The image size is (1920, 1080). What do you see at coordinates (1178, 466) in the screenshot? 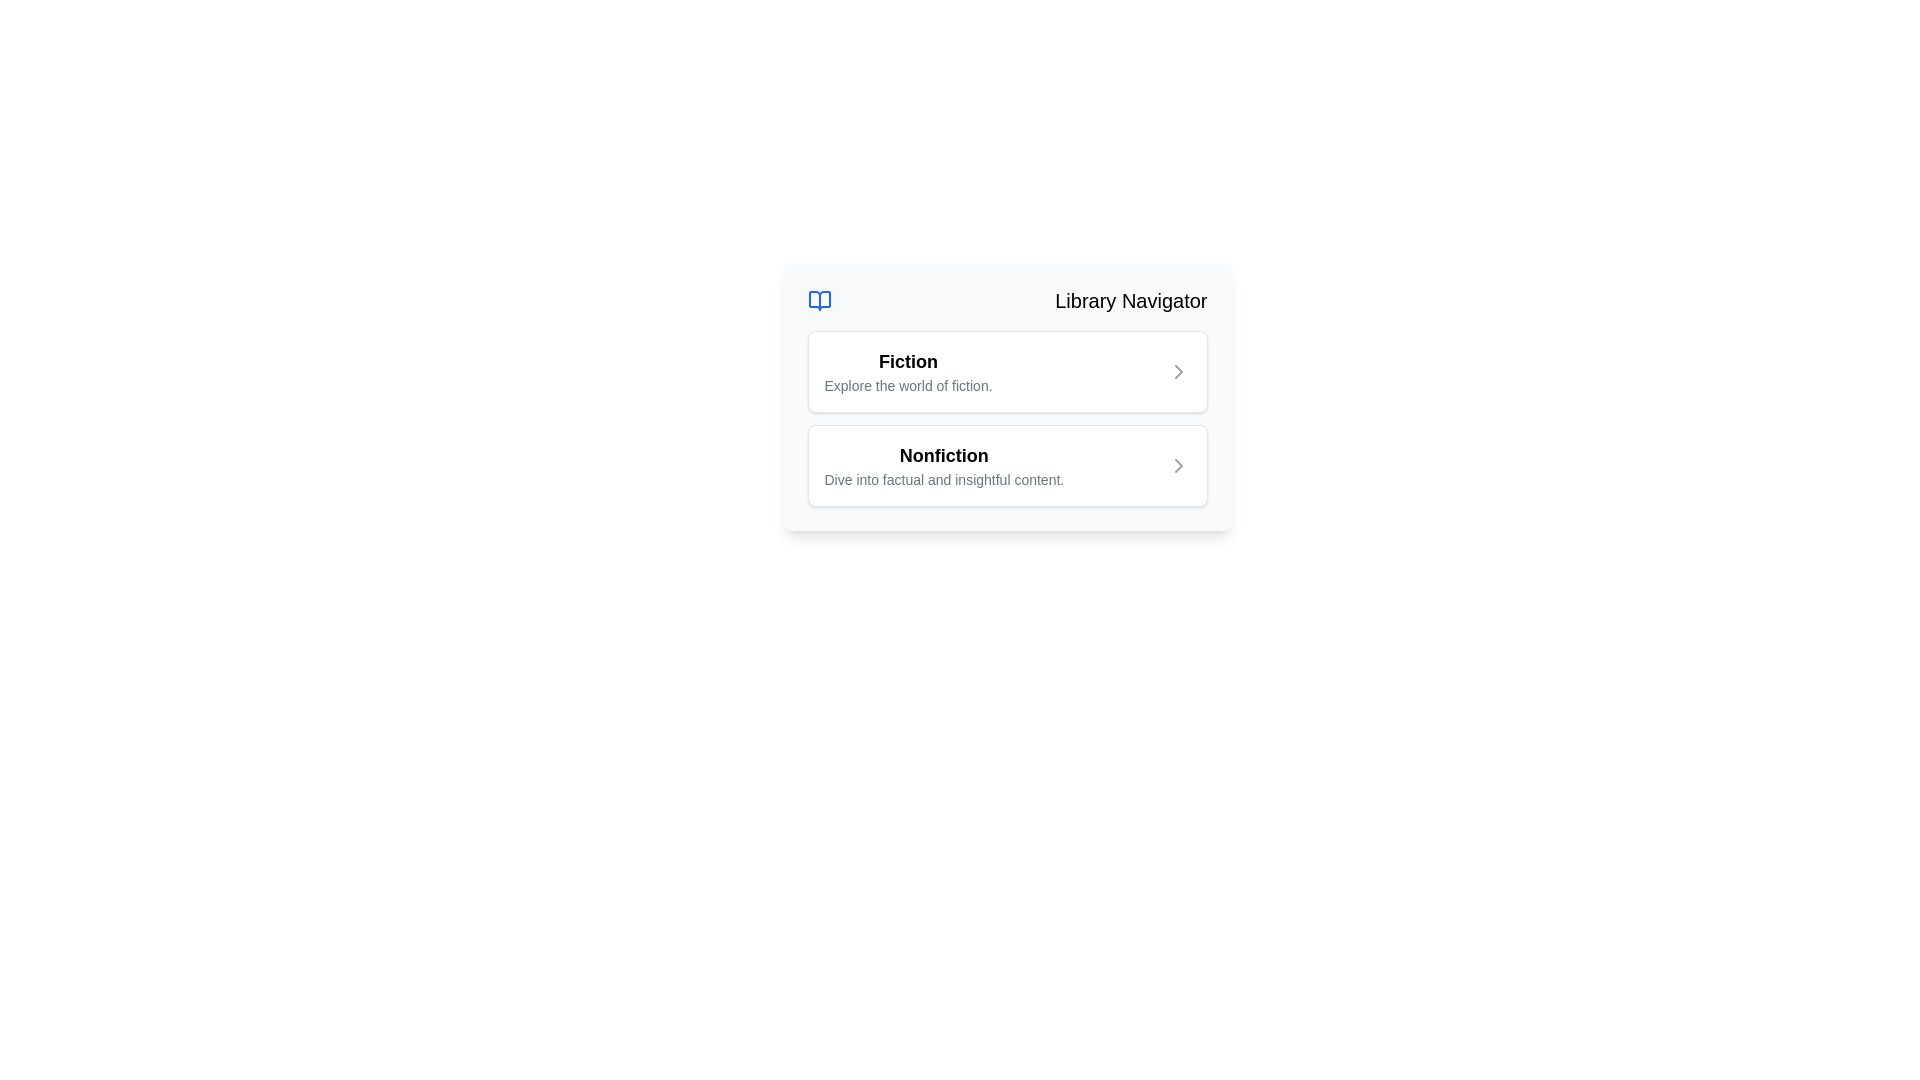
I see `the small gray chevron icon pointing to the right, located in the second row of the library navigator card, next to the Nonfiction section's text` at bounding box center [1178, 466].